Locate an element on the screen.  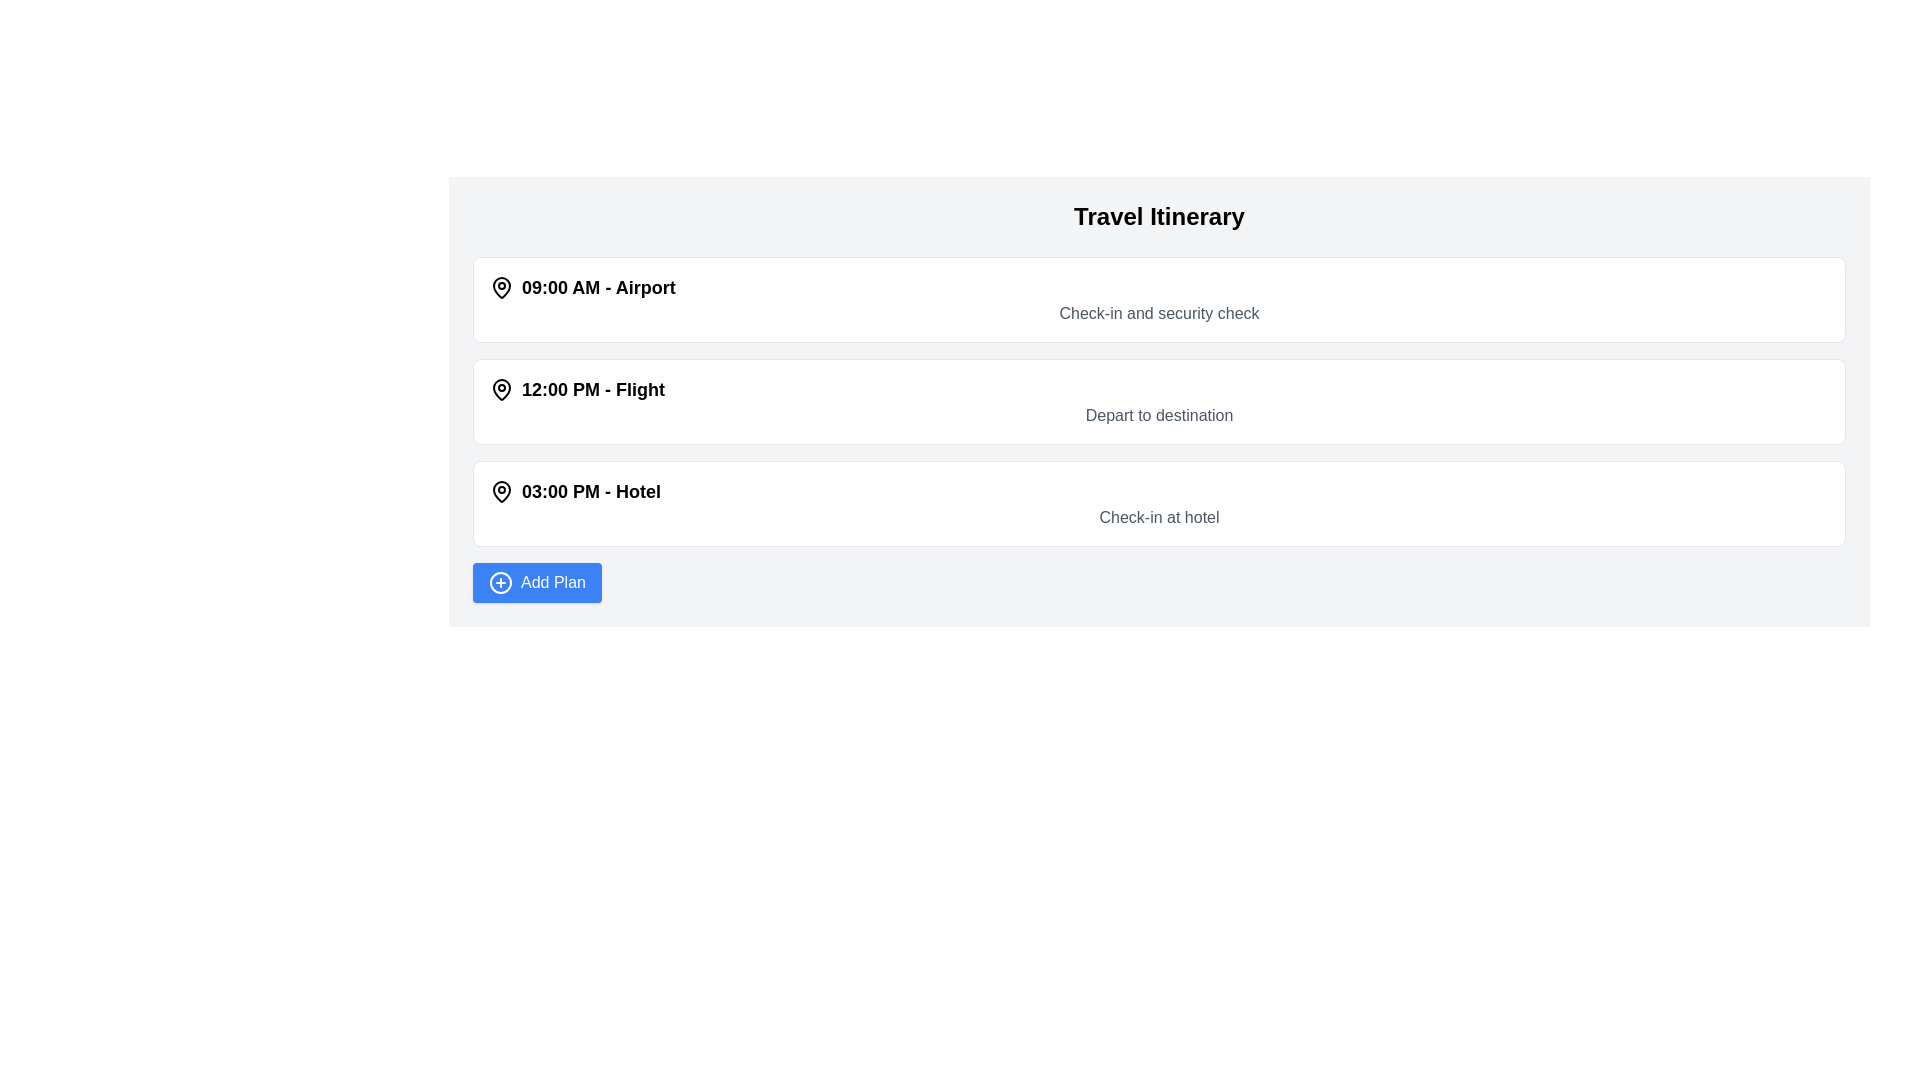
the outline of the map pin icon associated with '03:00 PM - Hotel' in the third position of the time entries list is located at coordinates (502, 490).